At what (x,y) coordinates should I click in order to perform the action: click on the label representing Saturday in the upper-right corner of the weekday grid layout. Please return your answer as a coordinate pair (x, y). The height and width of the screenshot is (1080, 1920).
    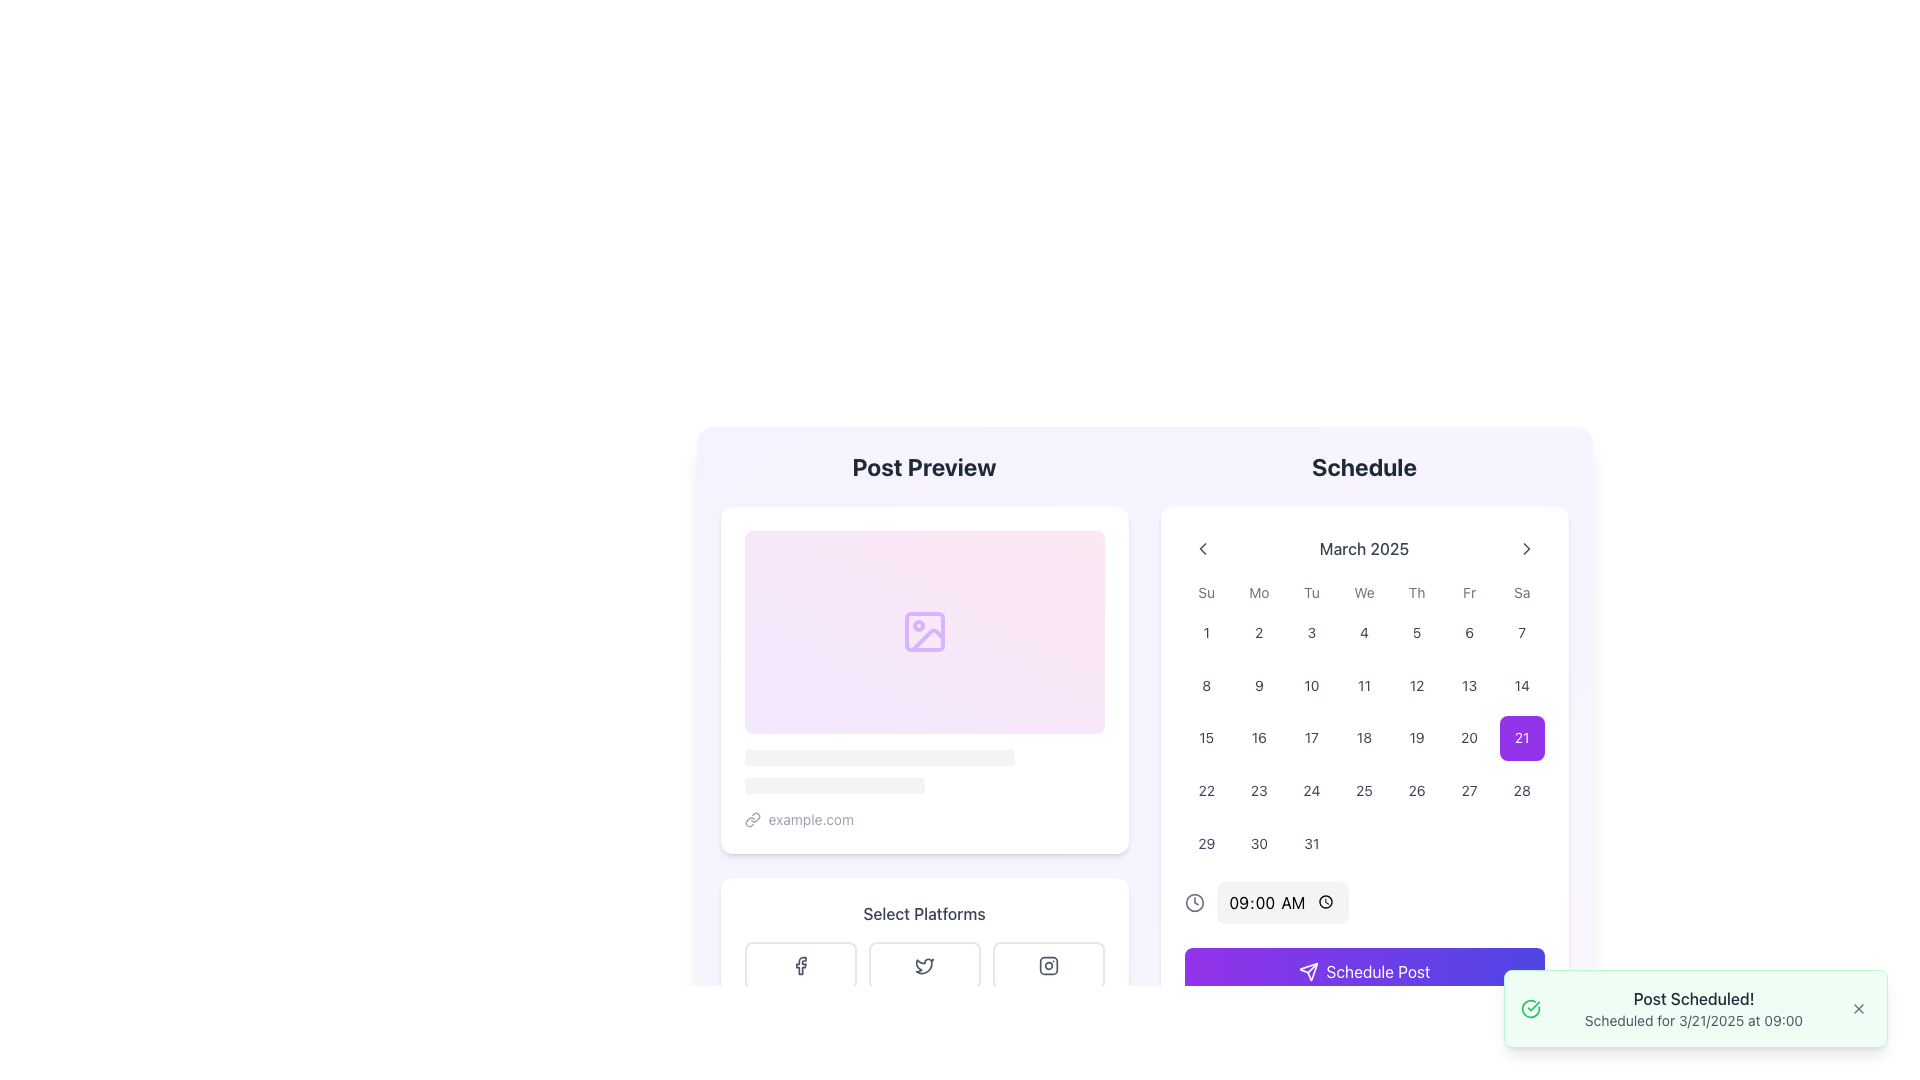
    Looking at the image, I should click on (1521, 592).